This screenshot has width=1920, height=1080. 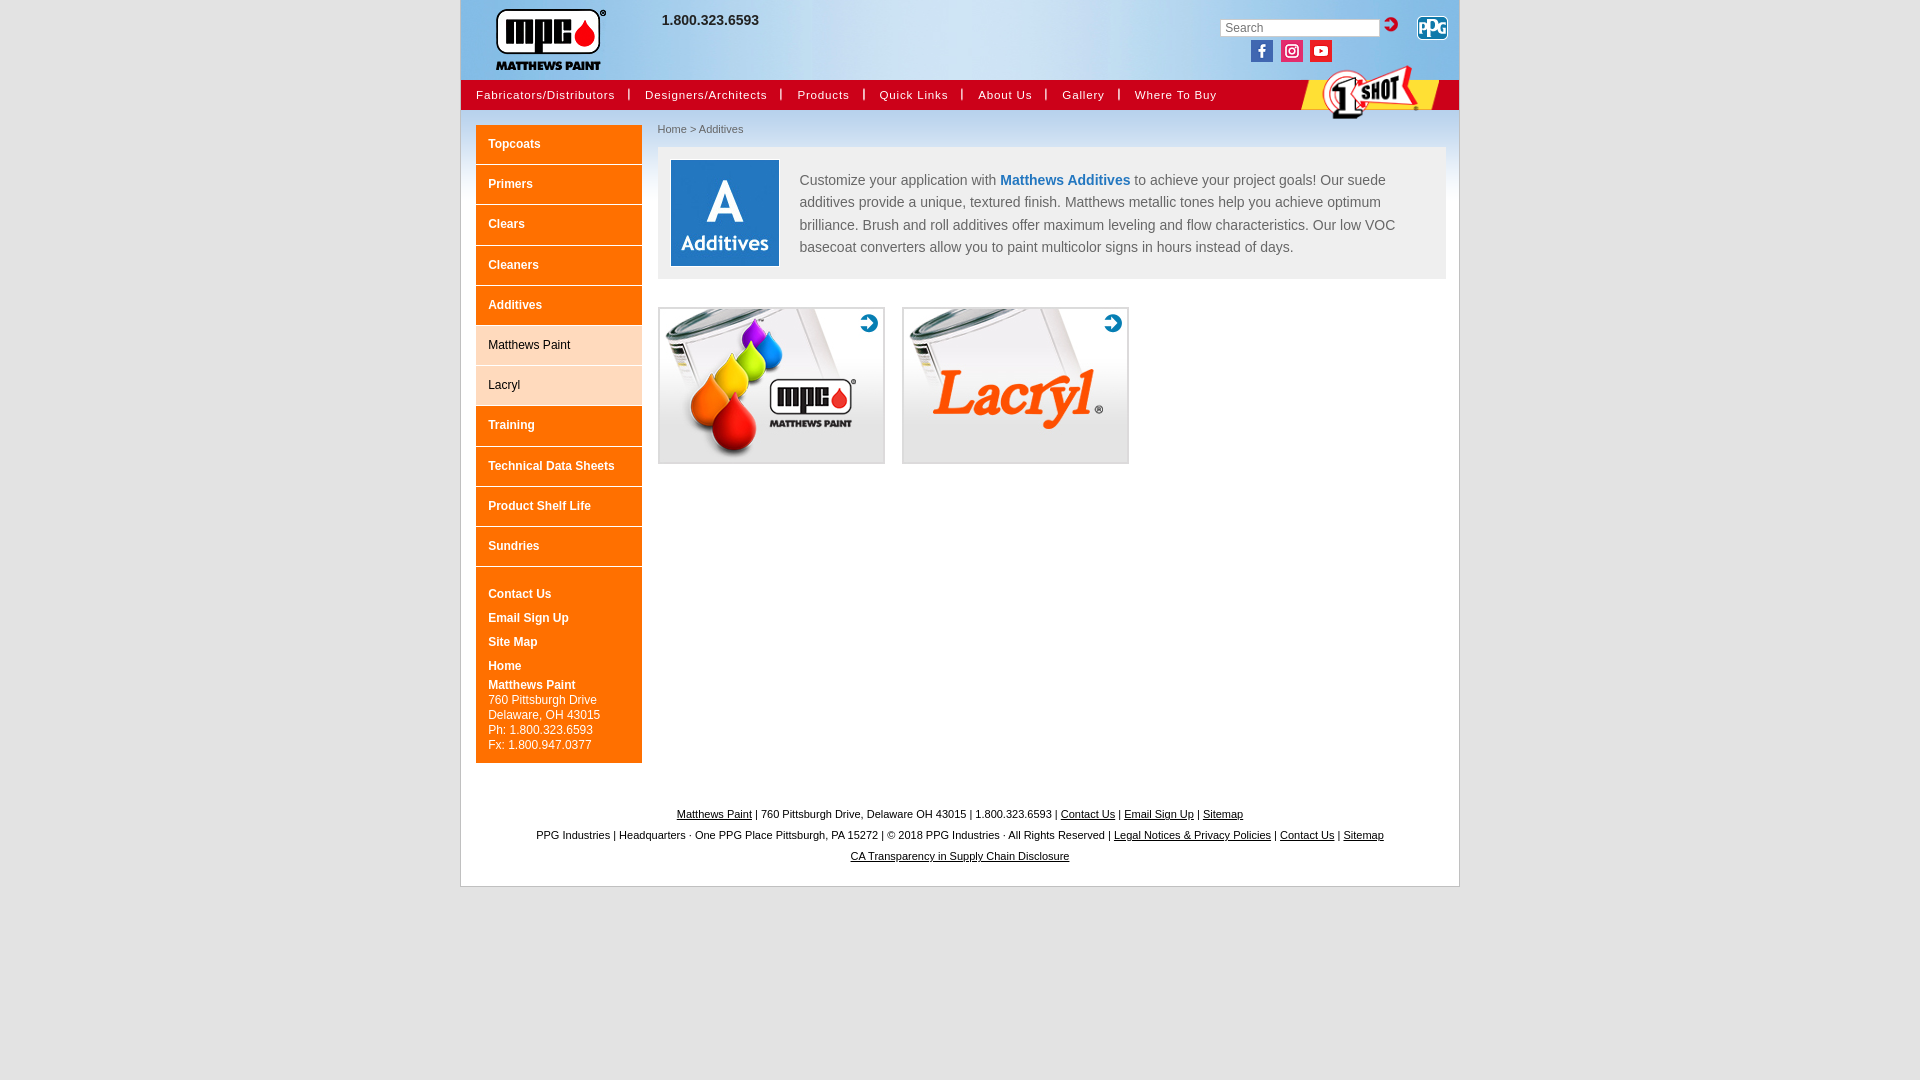 I want to click on 'Technical Data Sheets', so click(x=551, y=465).